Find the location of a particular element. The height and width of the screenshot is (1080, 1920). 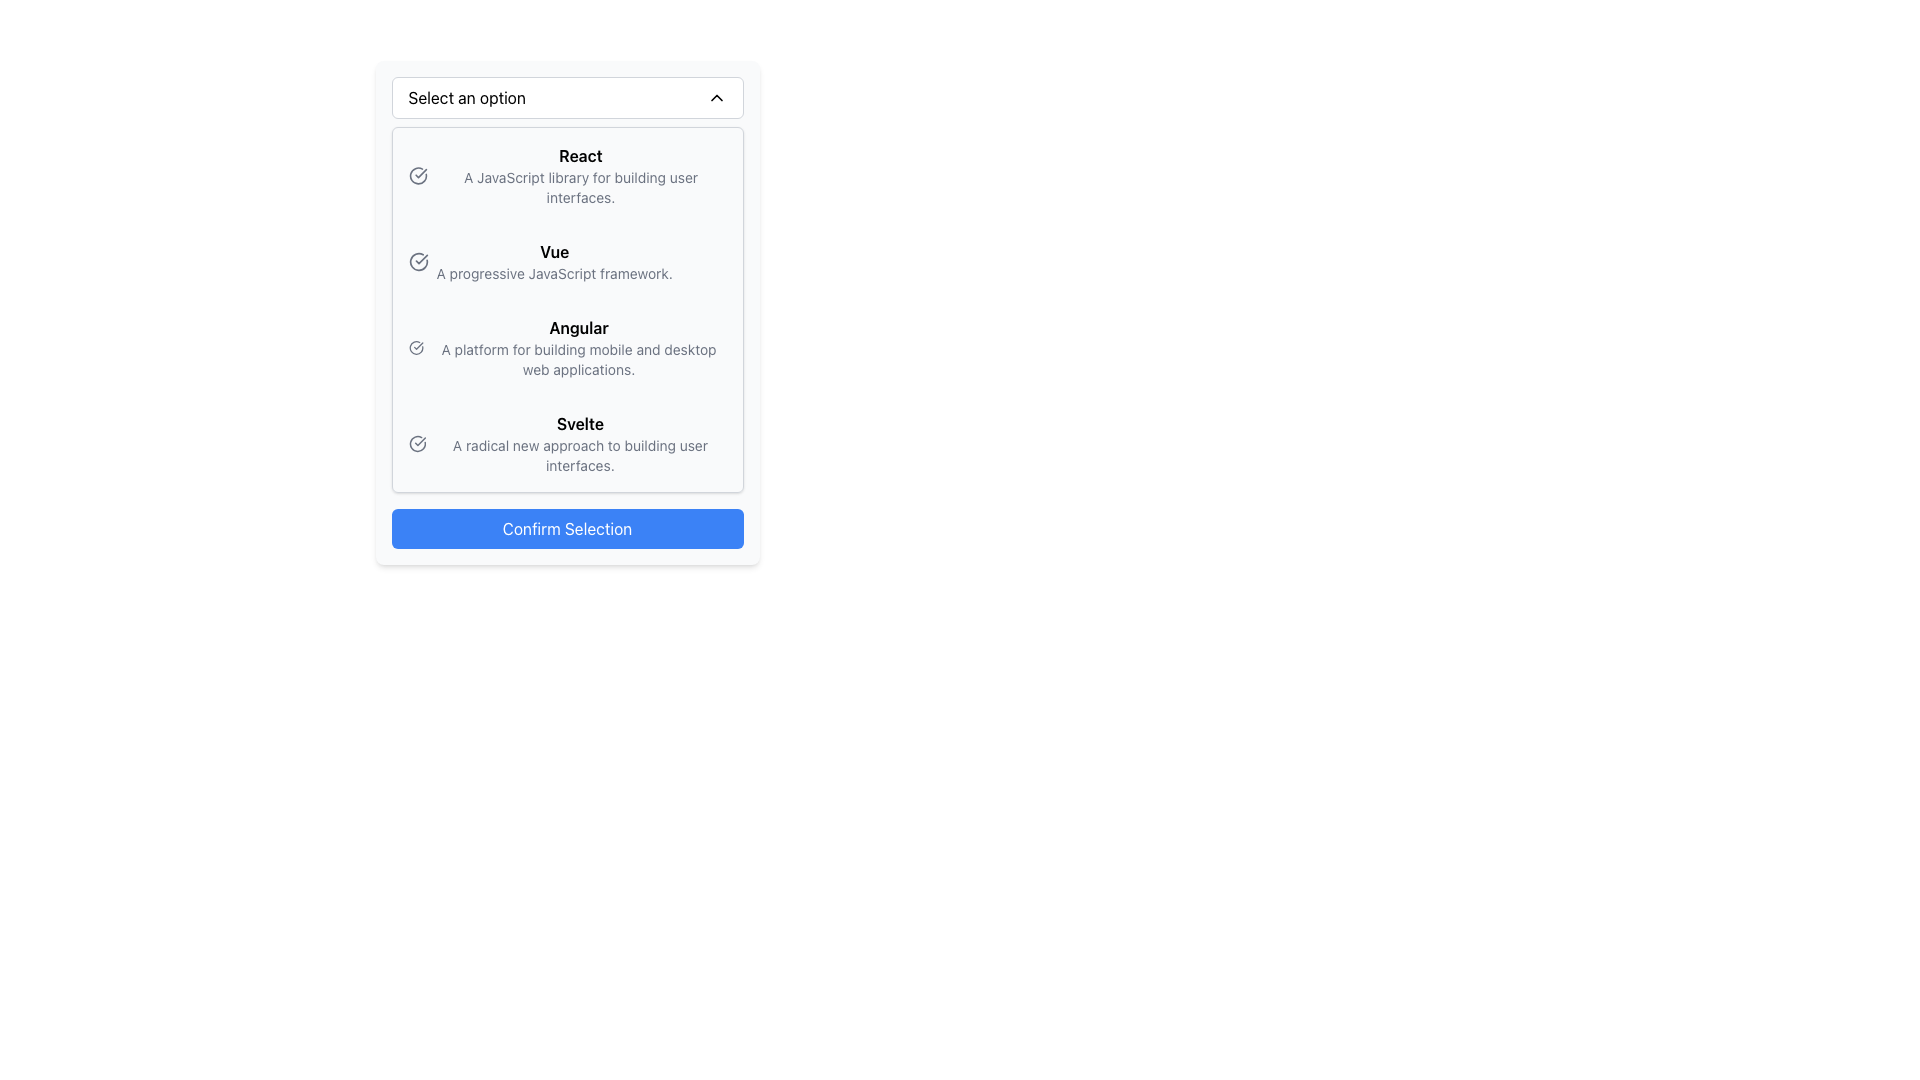

bolded text label element titled 'Svelte', which is the fourth entry in the list of JavaScript frameworks, to obtain its information is located at coordinates (579, 423).